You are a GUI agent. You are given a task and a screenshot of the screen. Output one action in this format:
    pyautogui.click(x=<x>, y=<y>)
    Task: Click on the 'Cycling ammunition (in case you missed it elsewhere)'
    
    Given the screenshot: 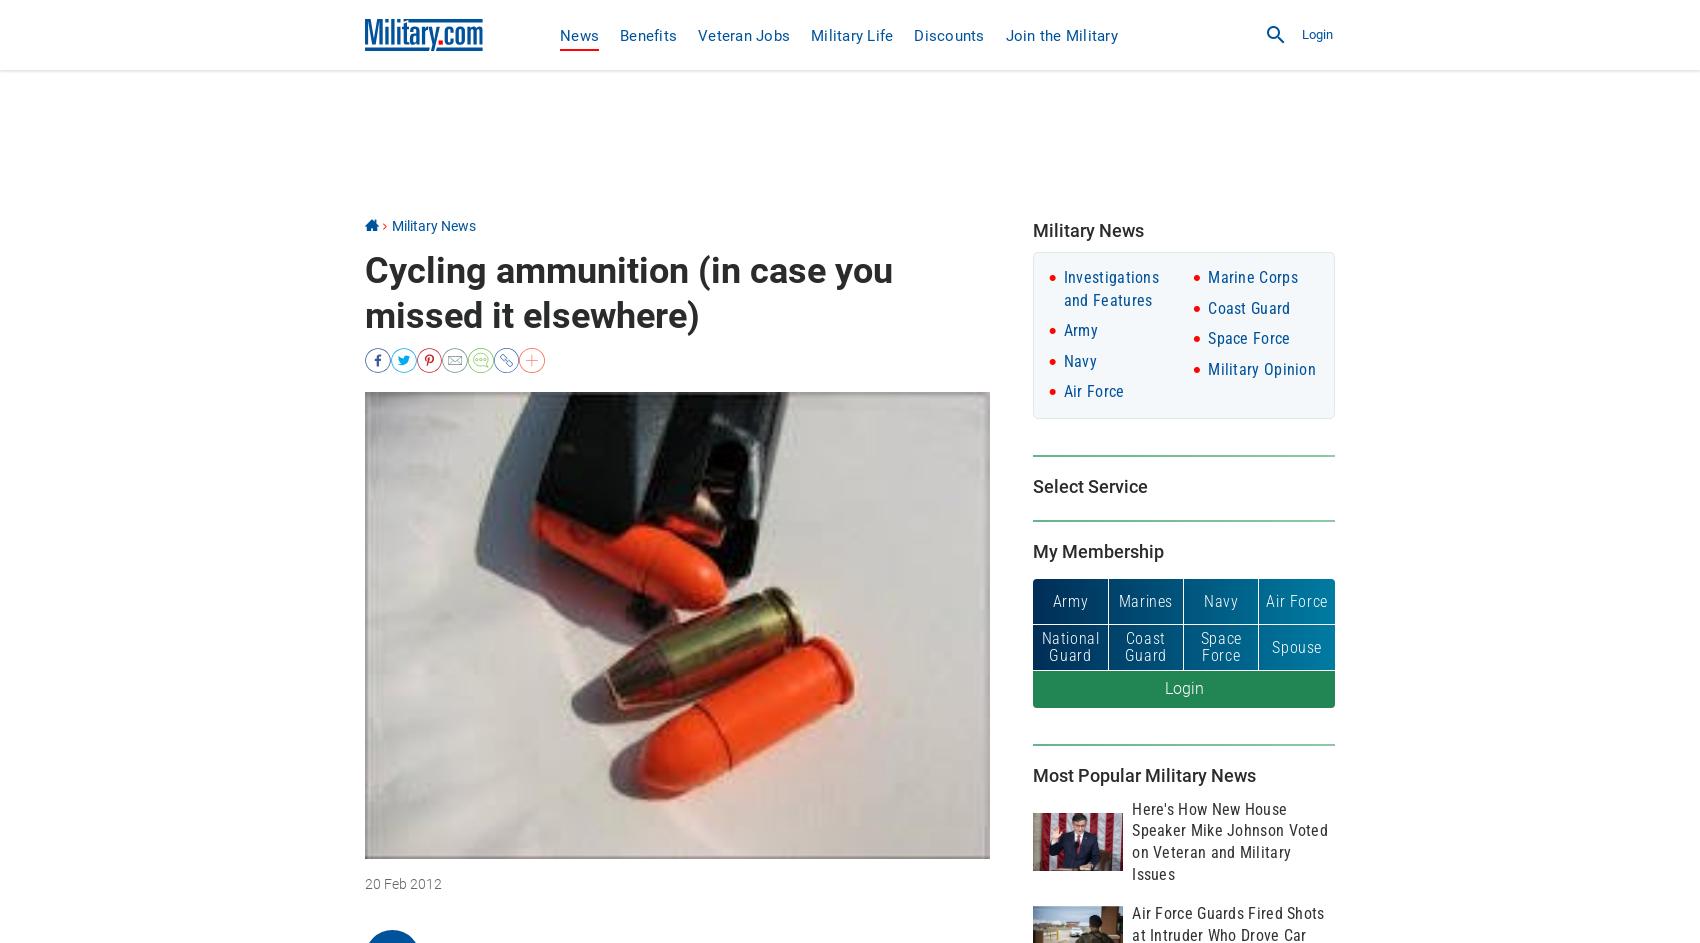 What is the action you would take?
    pyautogui.click(x=363, y=291)
    